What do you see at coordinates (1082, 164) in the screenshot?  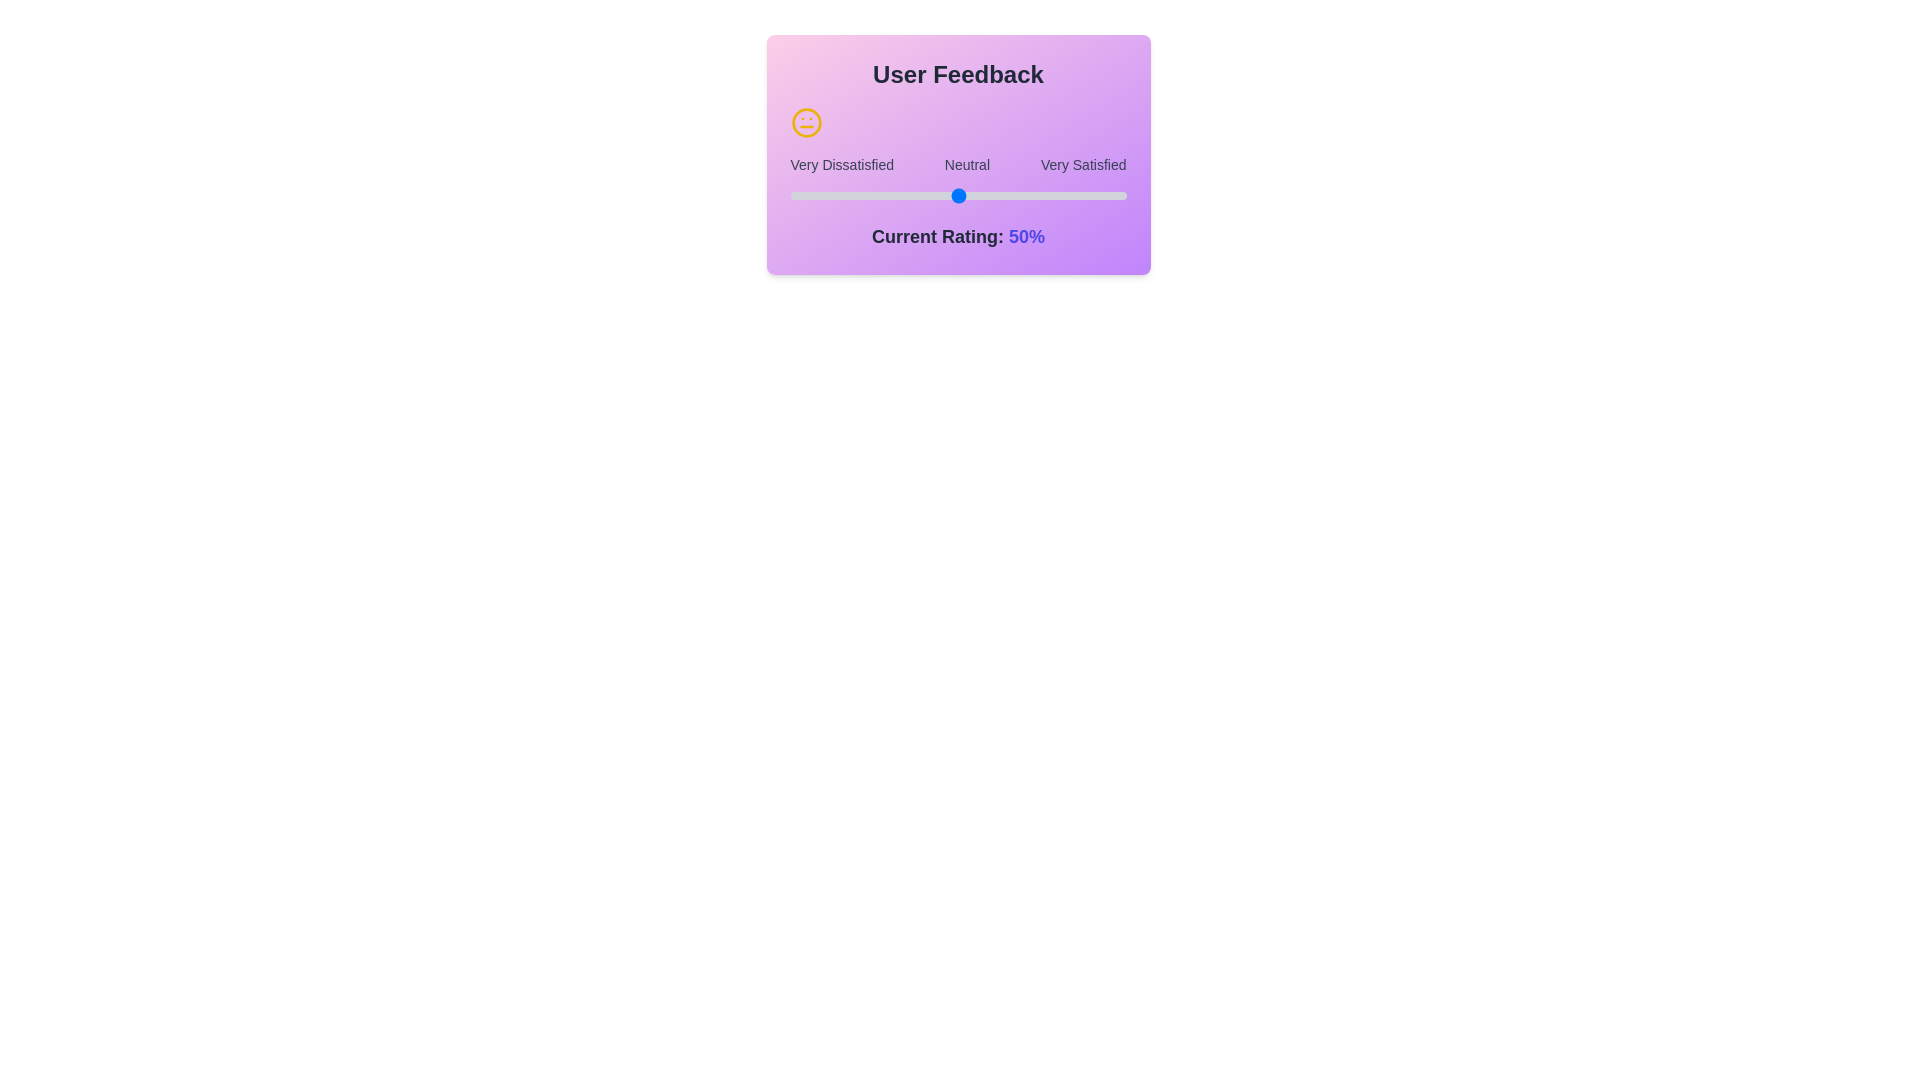 I see `the text label Very Satisfied to select it` at bounding box center [1082, 164].